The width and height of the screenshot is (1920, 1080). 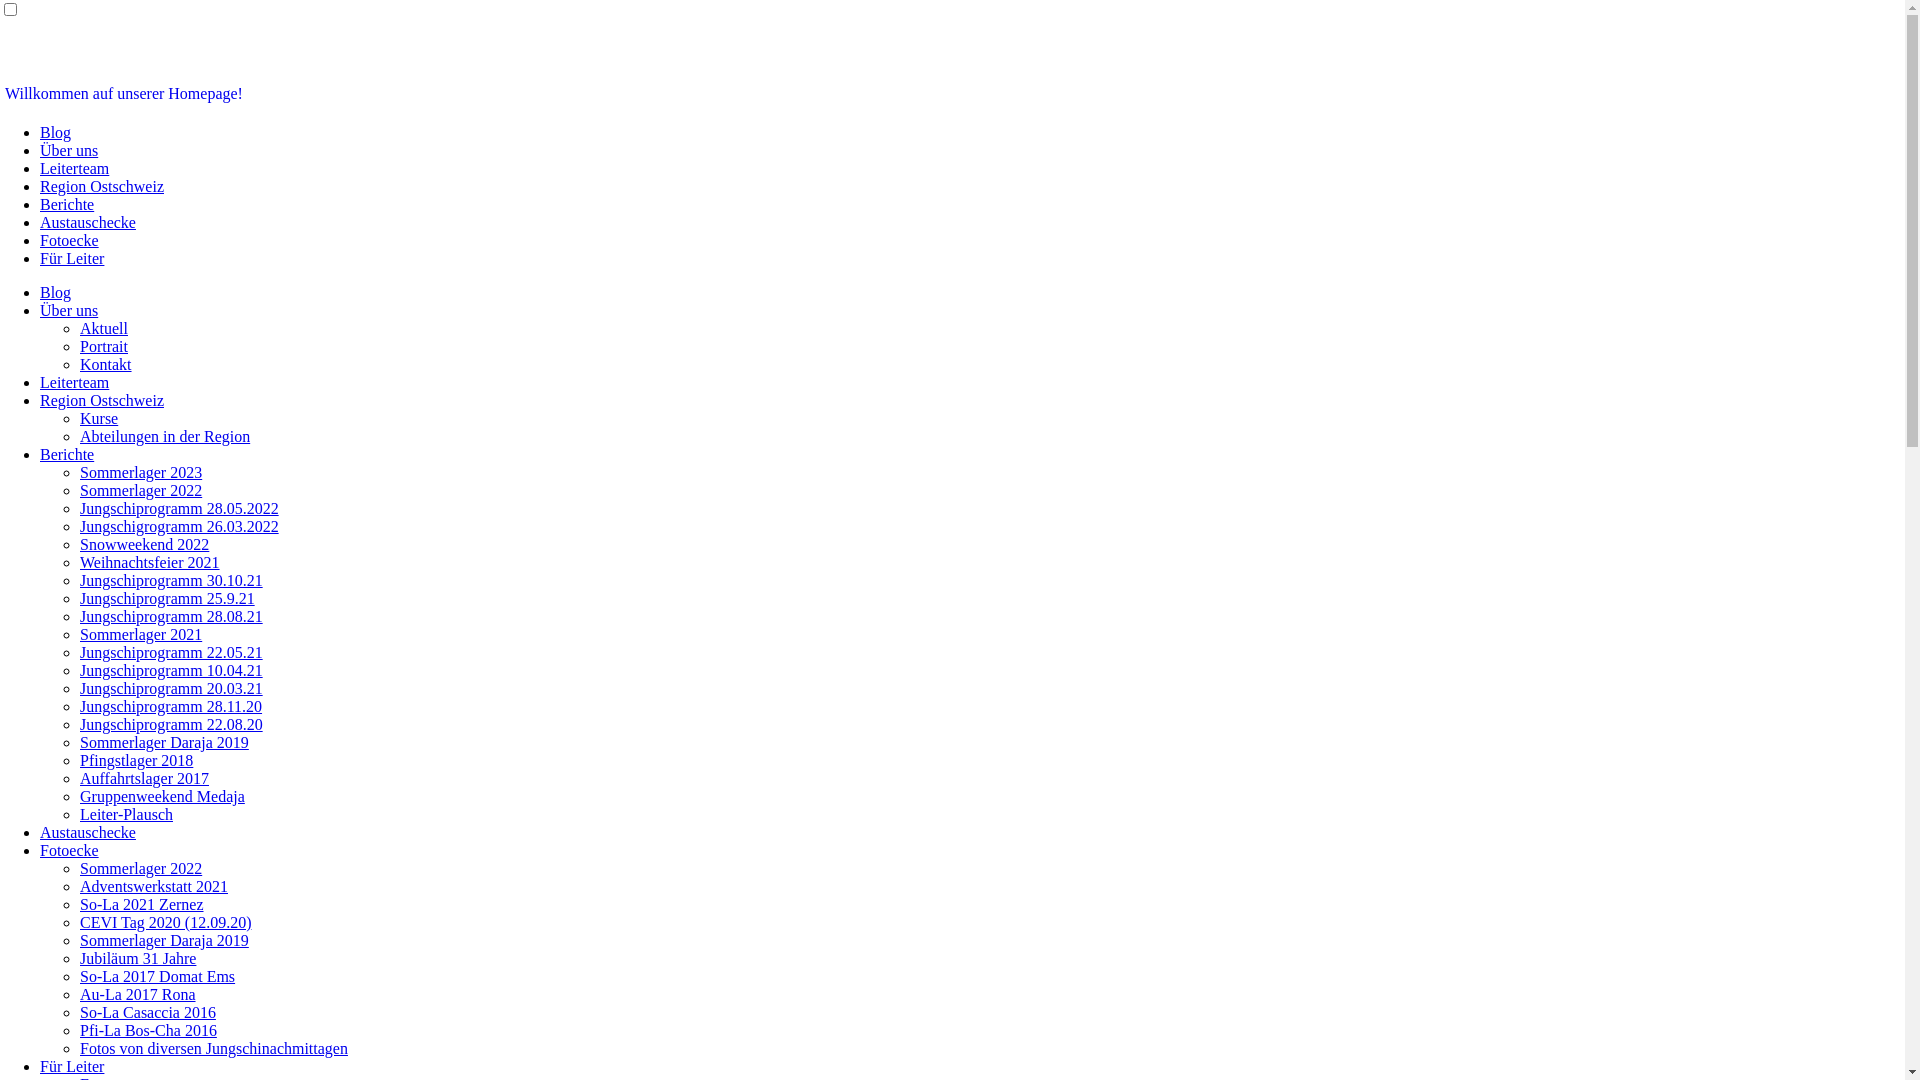 What do you see at coordinates (139, 867) in the screenshot?
I see `'Sommerlager 2022'` at bounding box center [139, 867].